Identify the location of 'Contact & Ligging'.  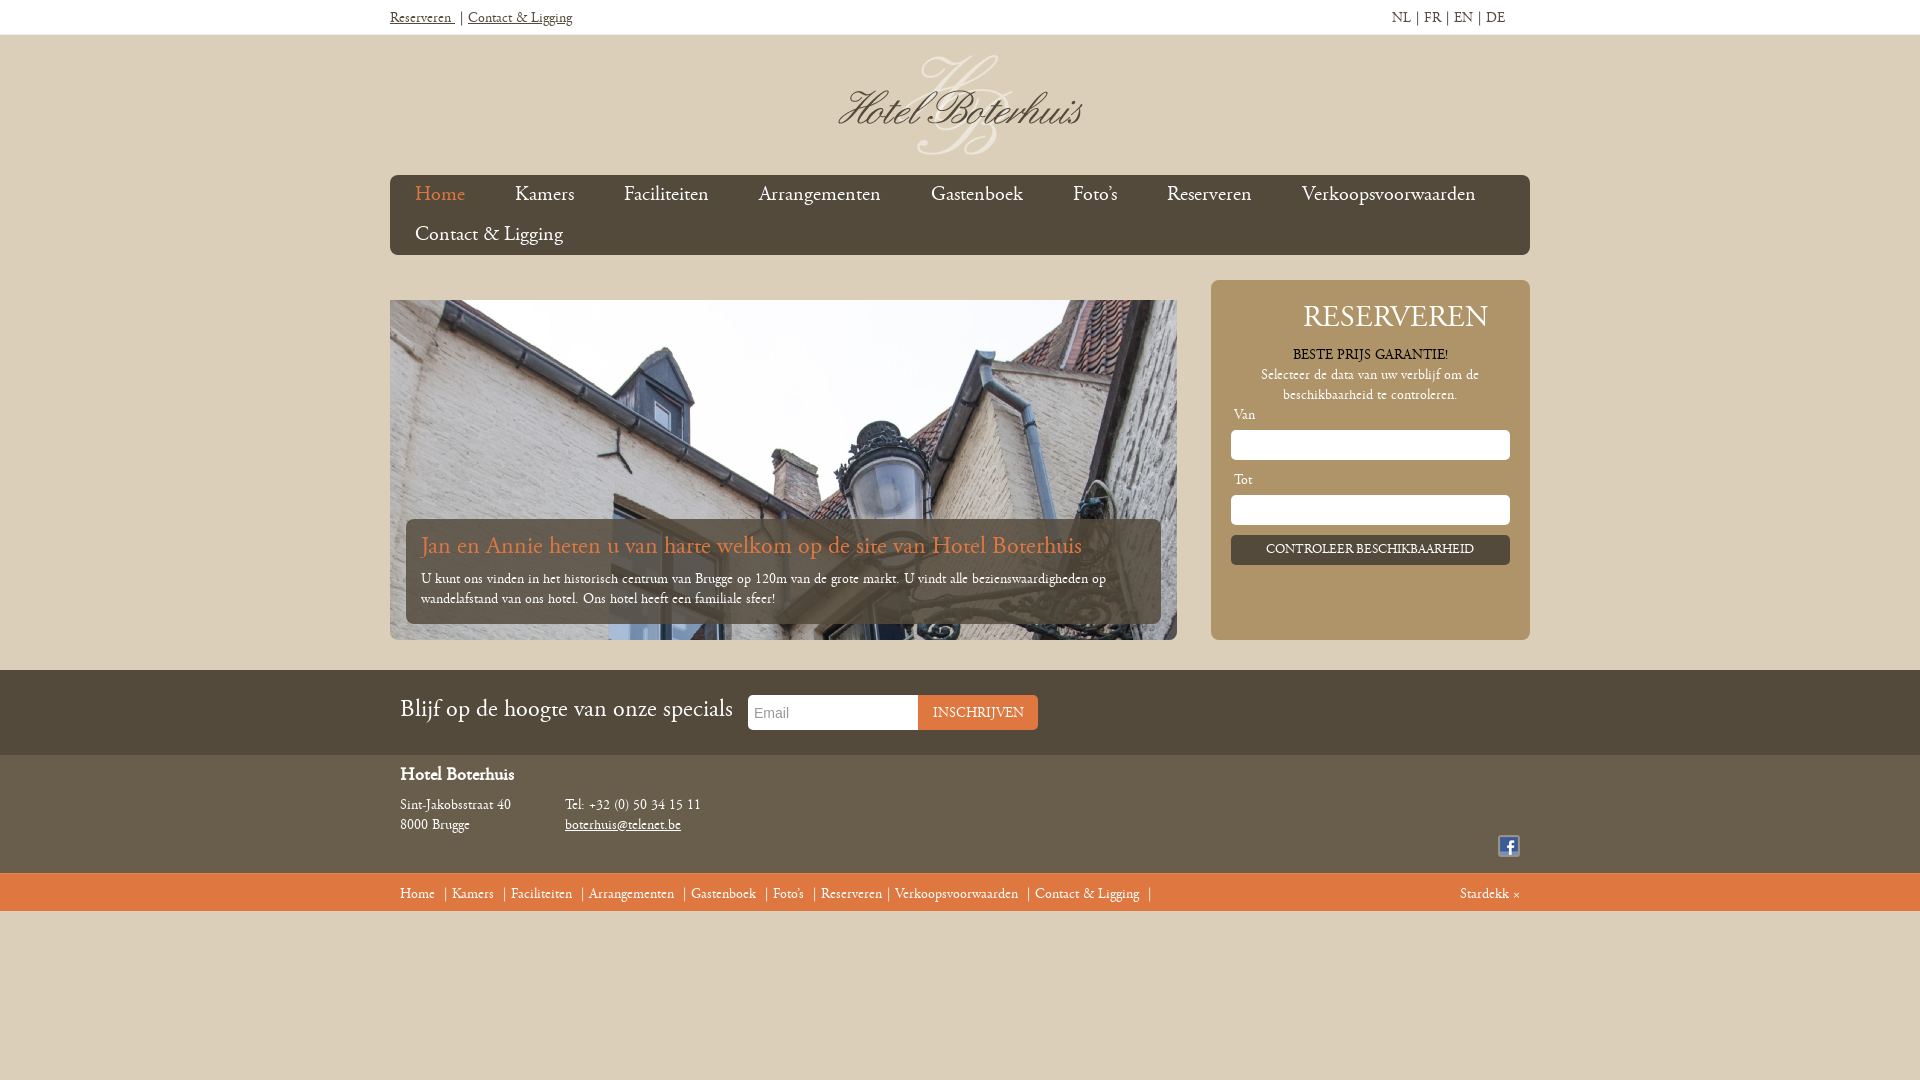
(519, 18).